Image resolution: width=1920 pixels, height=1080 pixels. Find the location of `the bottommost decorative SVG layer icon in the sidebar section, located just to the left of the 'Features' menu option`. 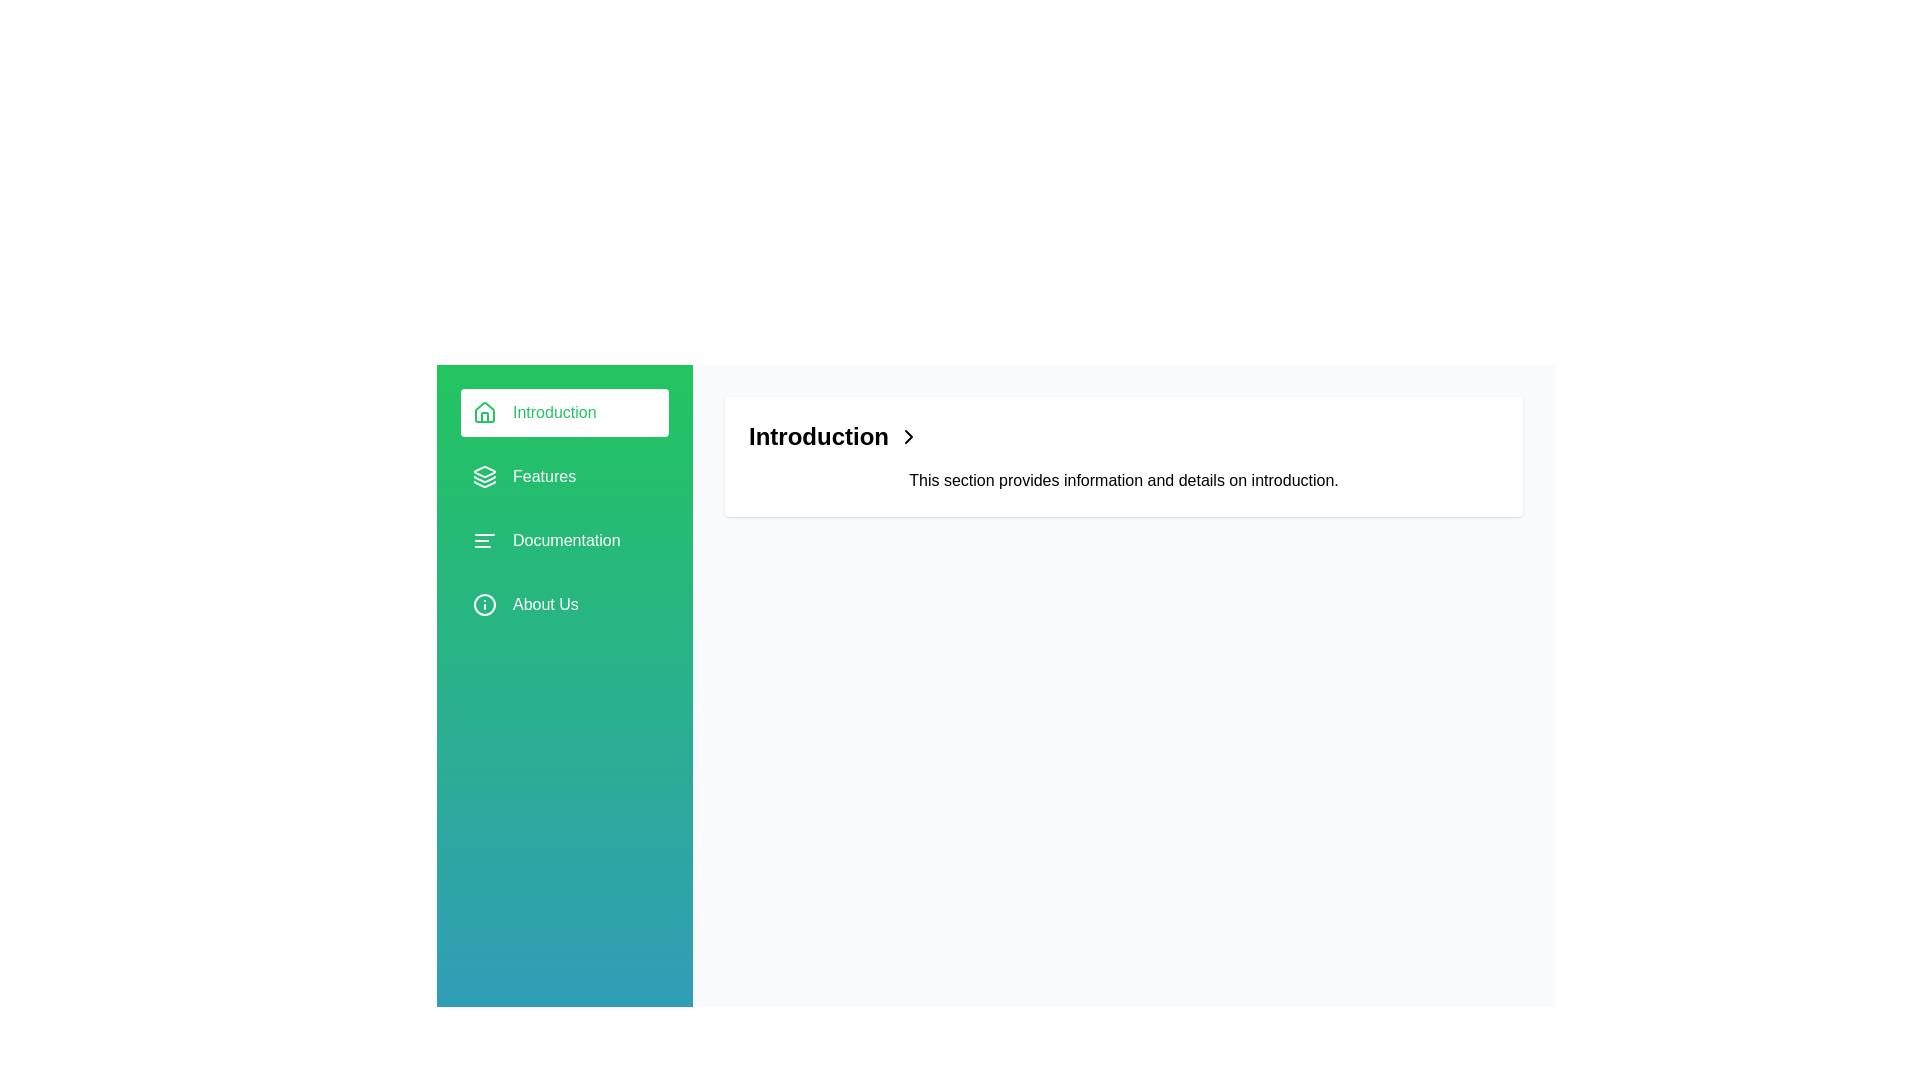

the bottommost decorative SVG layer icon in the sidebar section, located just to the left of the 'Features' menu option is located at coordinates (484, 484).